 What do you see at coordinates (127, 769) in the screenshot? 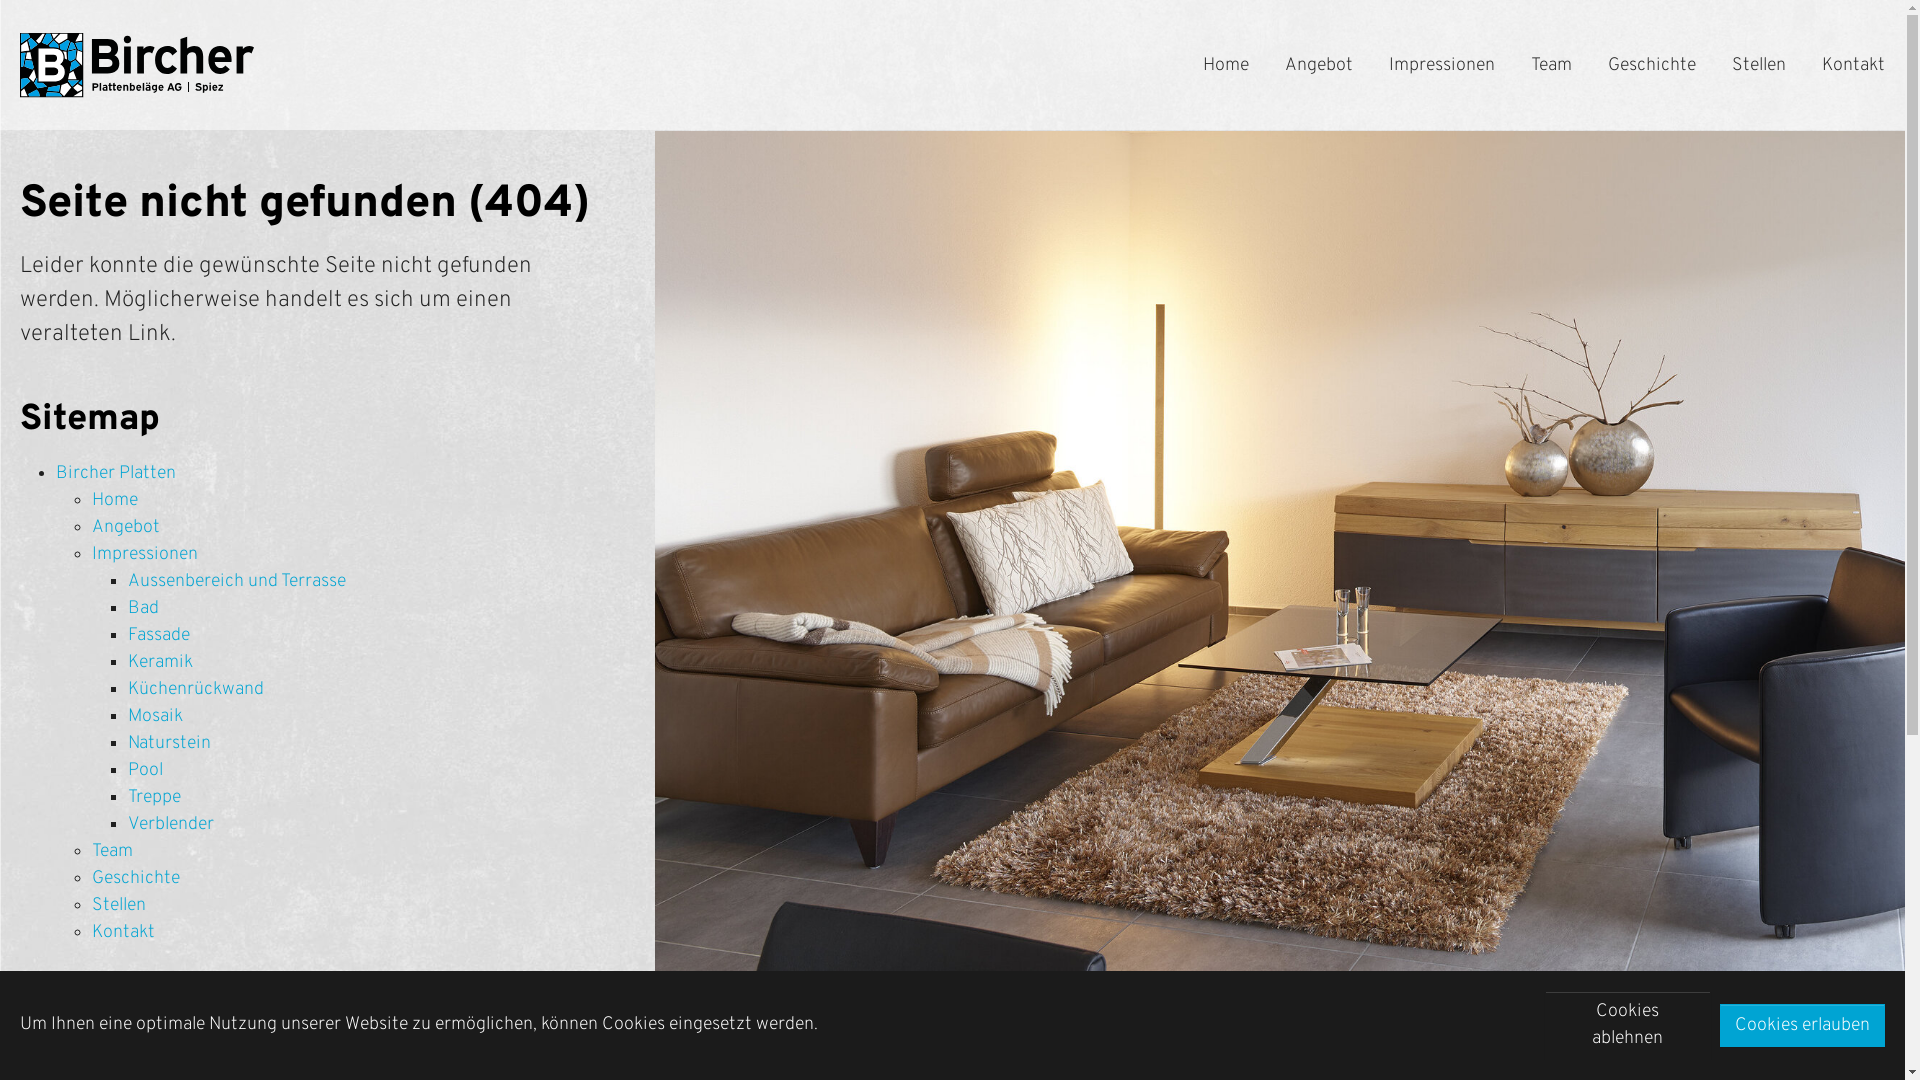
I see `'Pool'` at bounding box center [127, 769].